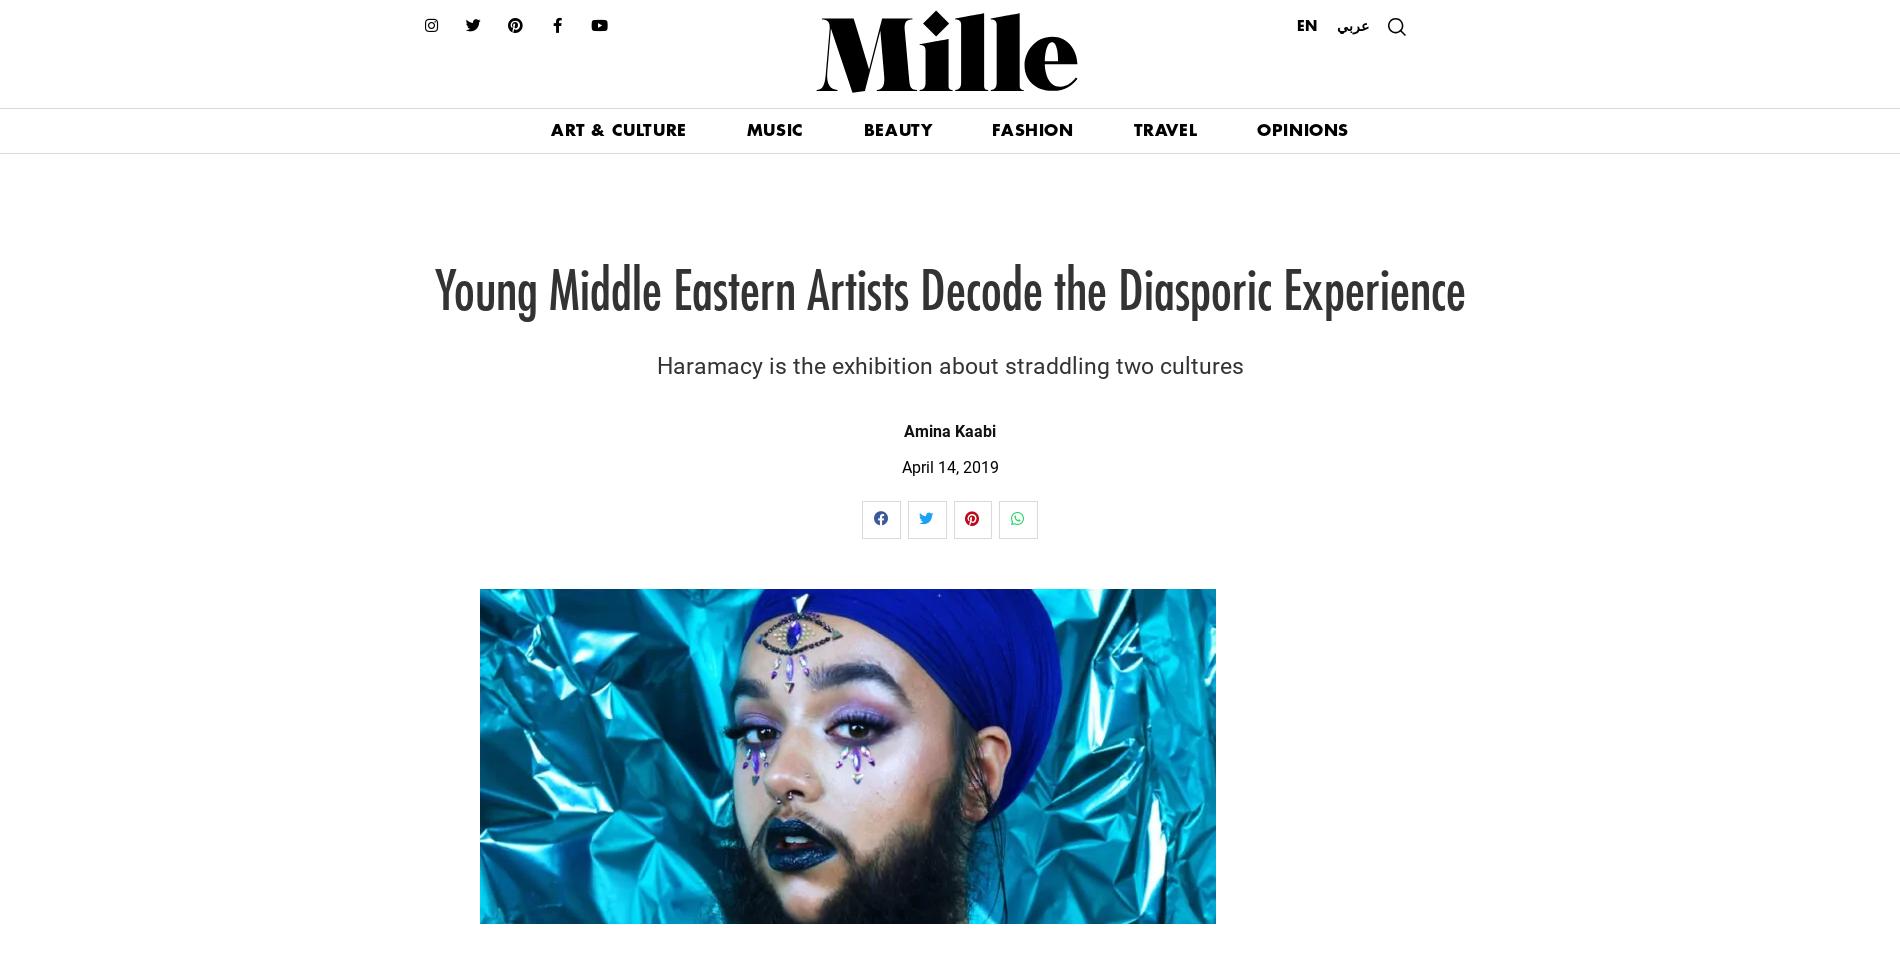 The height and width of the screenshot is (955, 1900). What do you see at coordinates (656, 365) in the screenshot?
I see `'Haramacy is the exhibition about straddling two cultures'` at bounding box center [656, 365].